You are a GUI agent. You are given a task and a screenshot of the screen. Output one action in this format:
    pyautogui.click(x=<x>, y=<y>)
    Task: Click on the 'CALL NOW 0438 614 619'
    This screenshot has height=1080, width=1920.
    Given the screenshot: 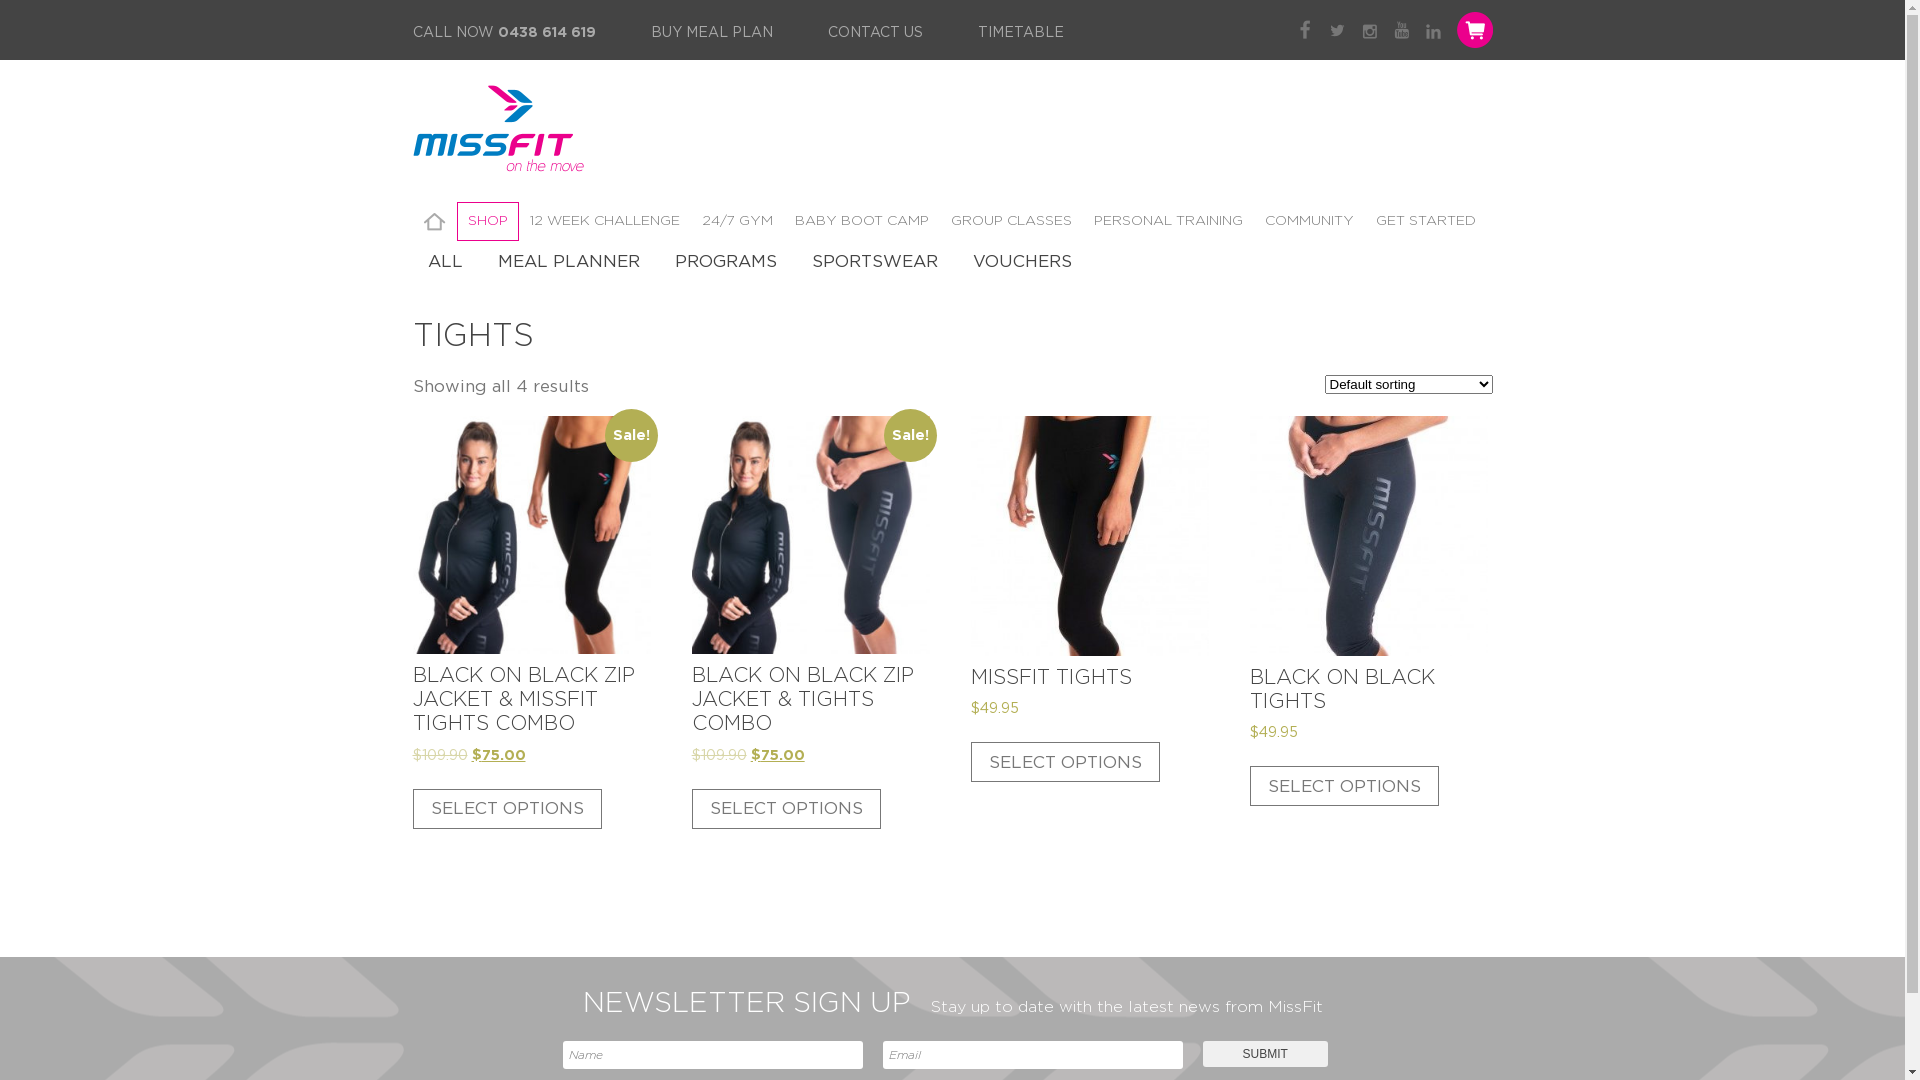 What is the action you would take?
    pyautogui.click(x=503, y=33)
    